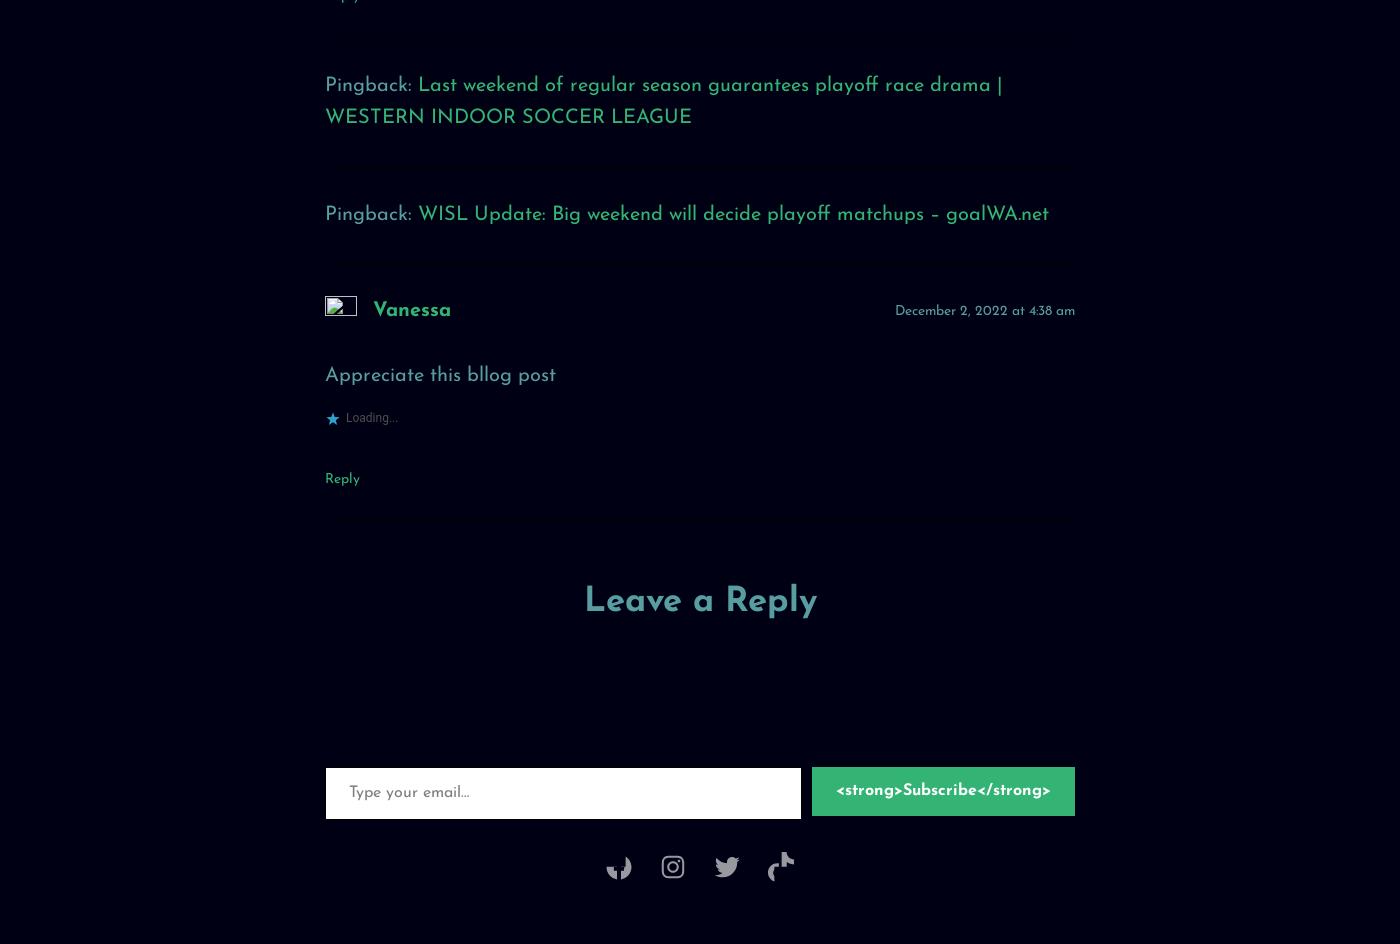 The width and height of the screenshot is (1400, 944). I want to click on 'Loading...', so click(371, 425).